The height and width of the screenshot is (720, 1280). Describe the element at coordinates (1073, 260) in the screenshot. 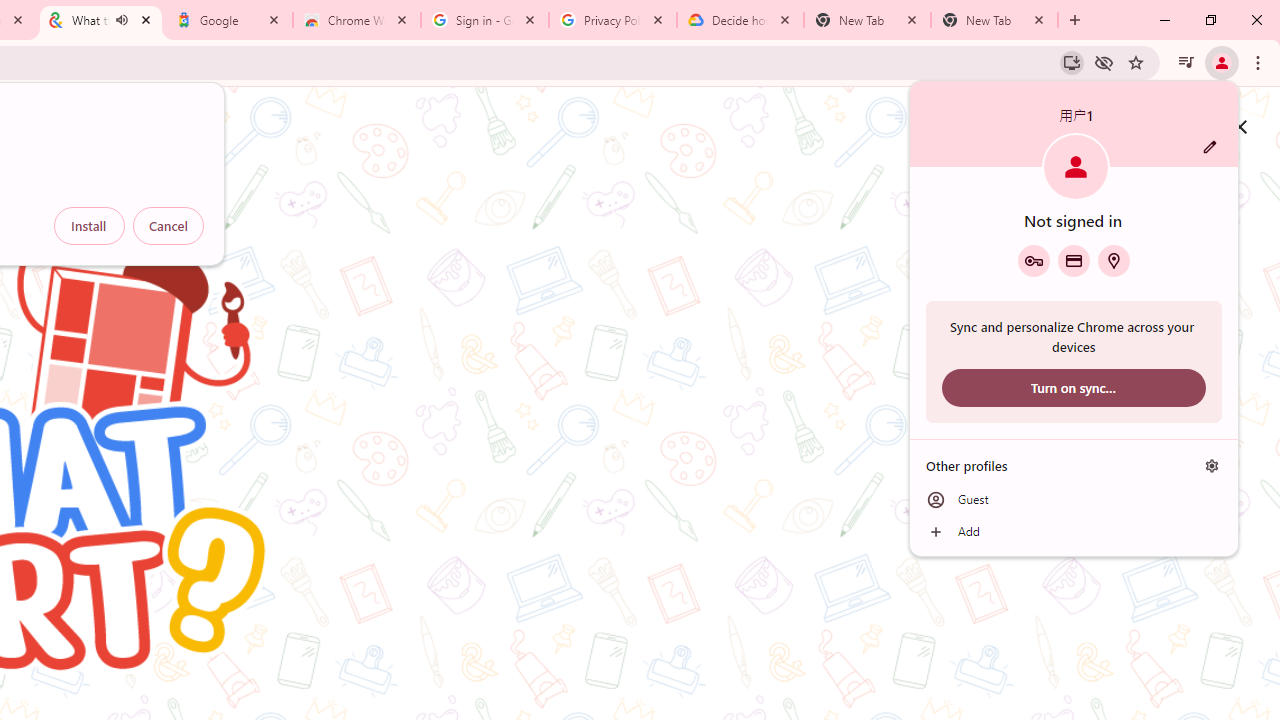

I see `'Payment methods'` at that location.